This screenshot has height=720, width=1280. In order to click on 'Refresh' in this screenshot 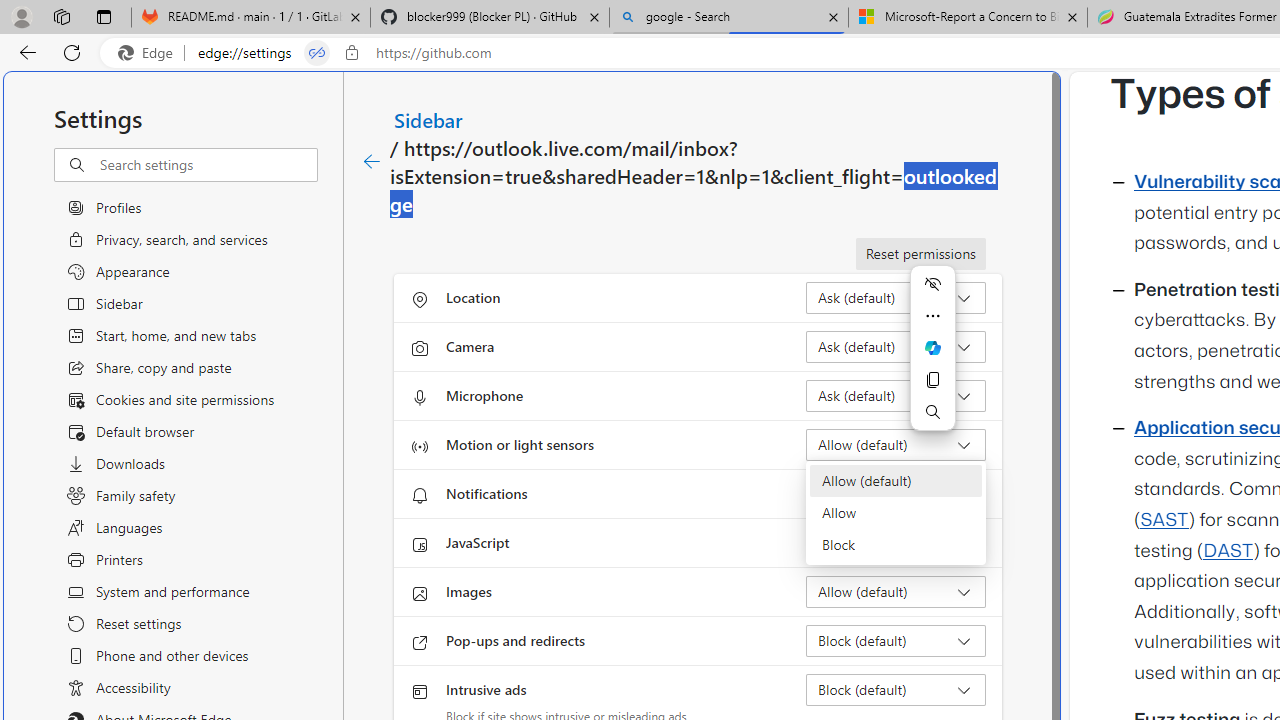, I will do `click(72, 51)`.